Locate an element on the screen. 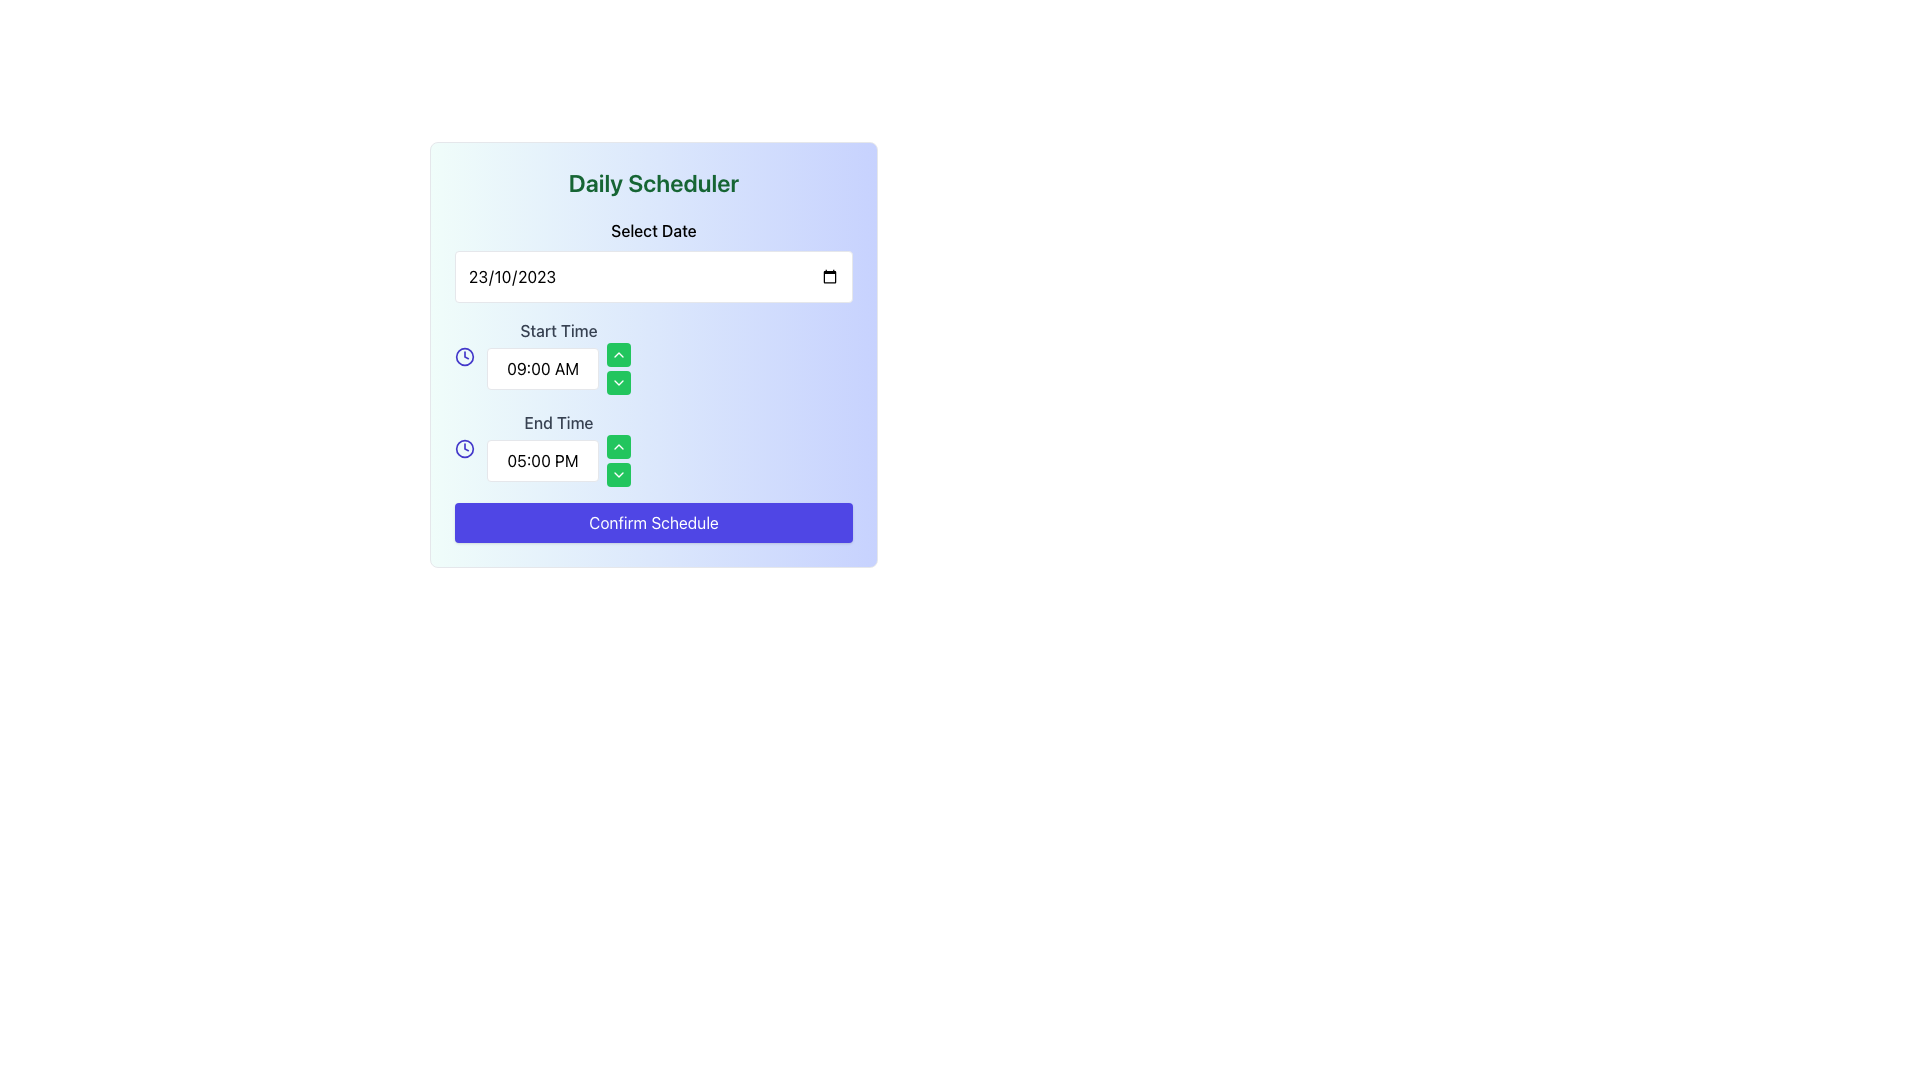  the down button of the Button group to decrement the time in the 'End Time' field located to the right of the field displaying '05:00 PM' in the 'Daily Scheduler' panel is located at coordinates (618, 461).